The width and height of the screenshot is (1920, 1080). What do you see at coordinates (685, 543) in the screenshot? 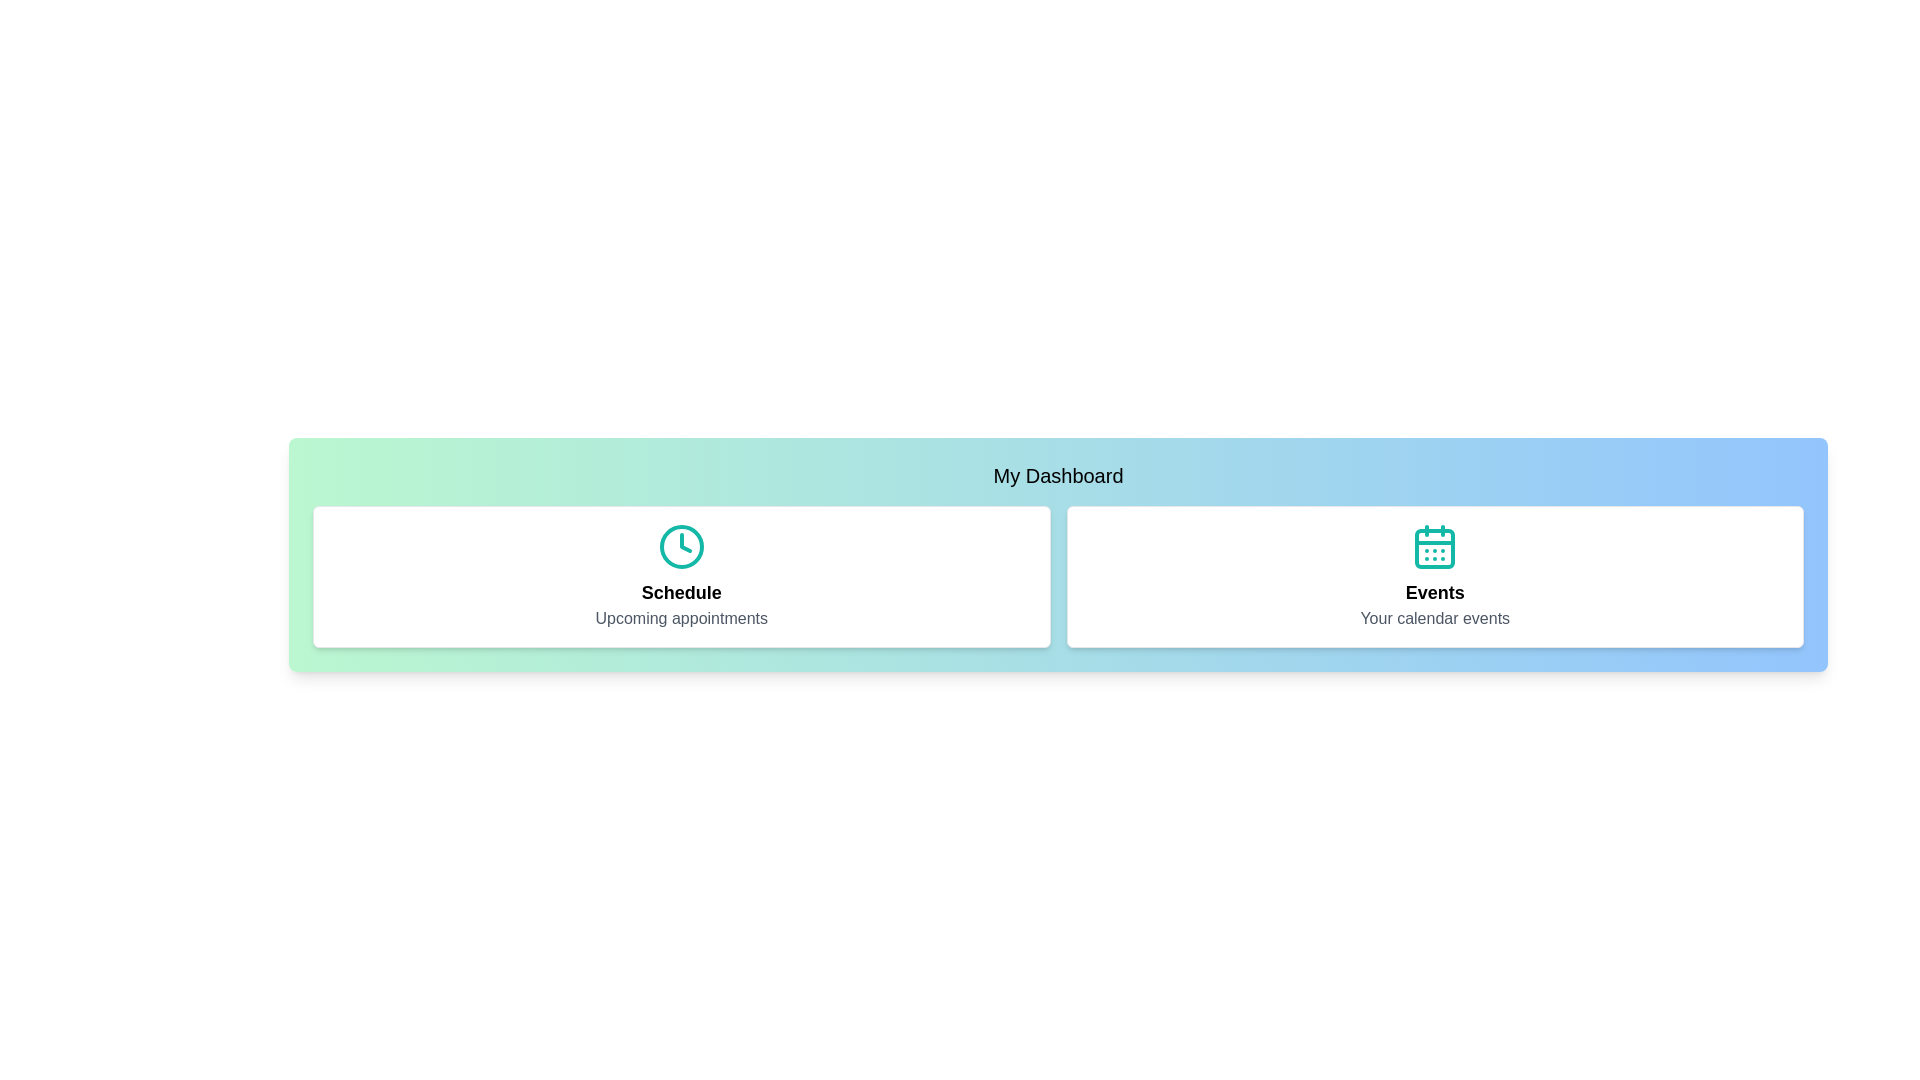
I see `the clock hand element of the SVG clock icon located in the left section of the 'Schedule' interface` at bounding box center [685, 543].